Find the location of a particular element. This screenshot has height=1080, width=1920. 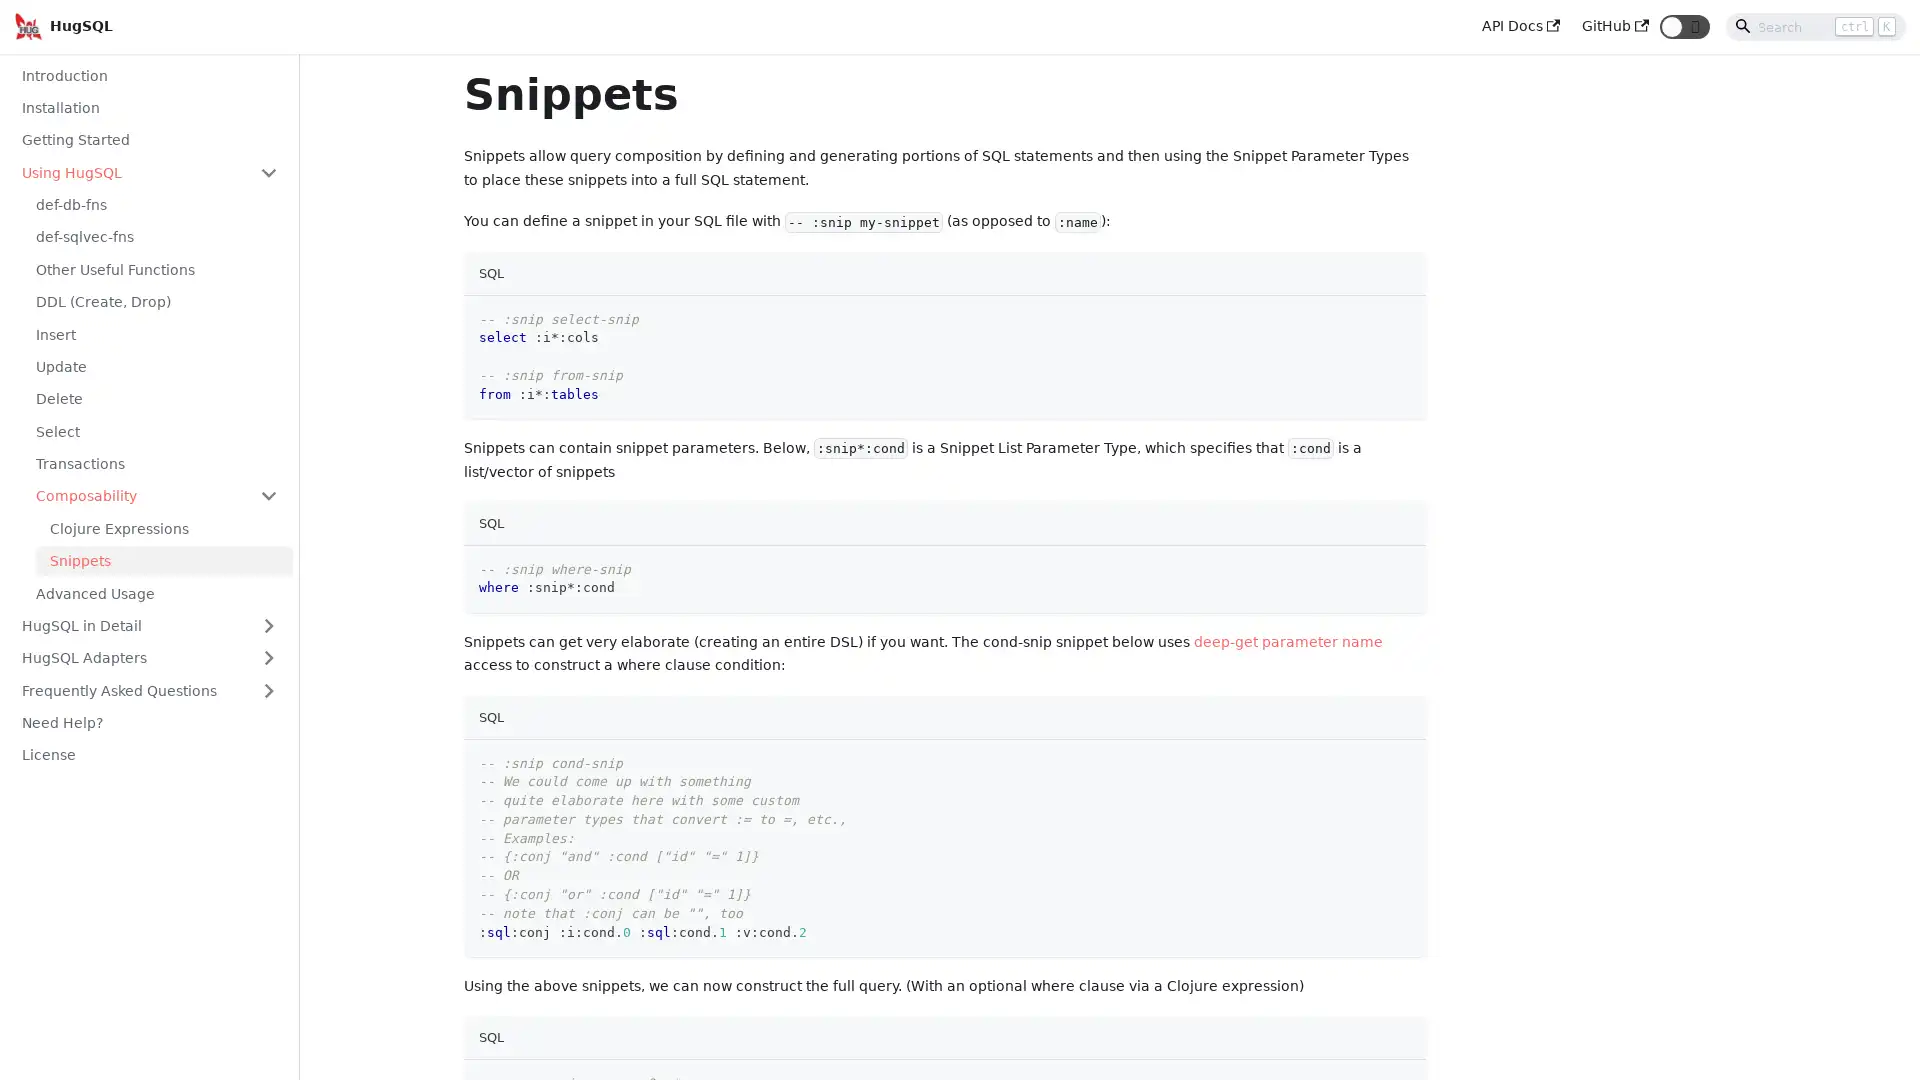

Toggle the collapsible sidebar category 'Composability' is located at coordinates (267, 495).